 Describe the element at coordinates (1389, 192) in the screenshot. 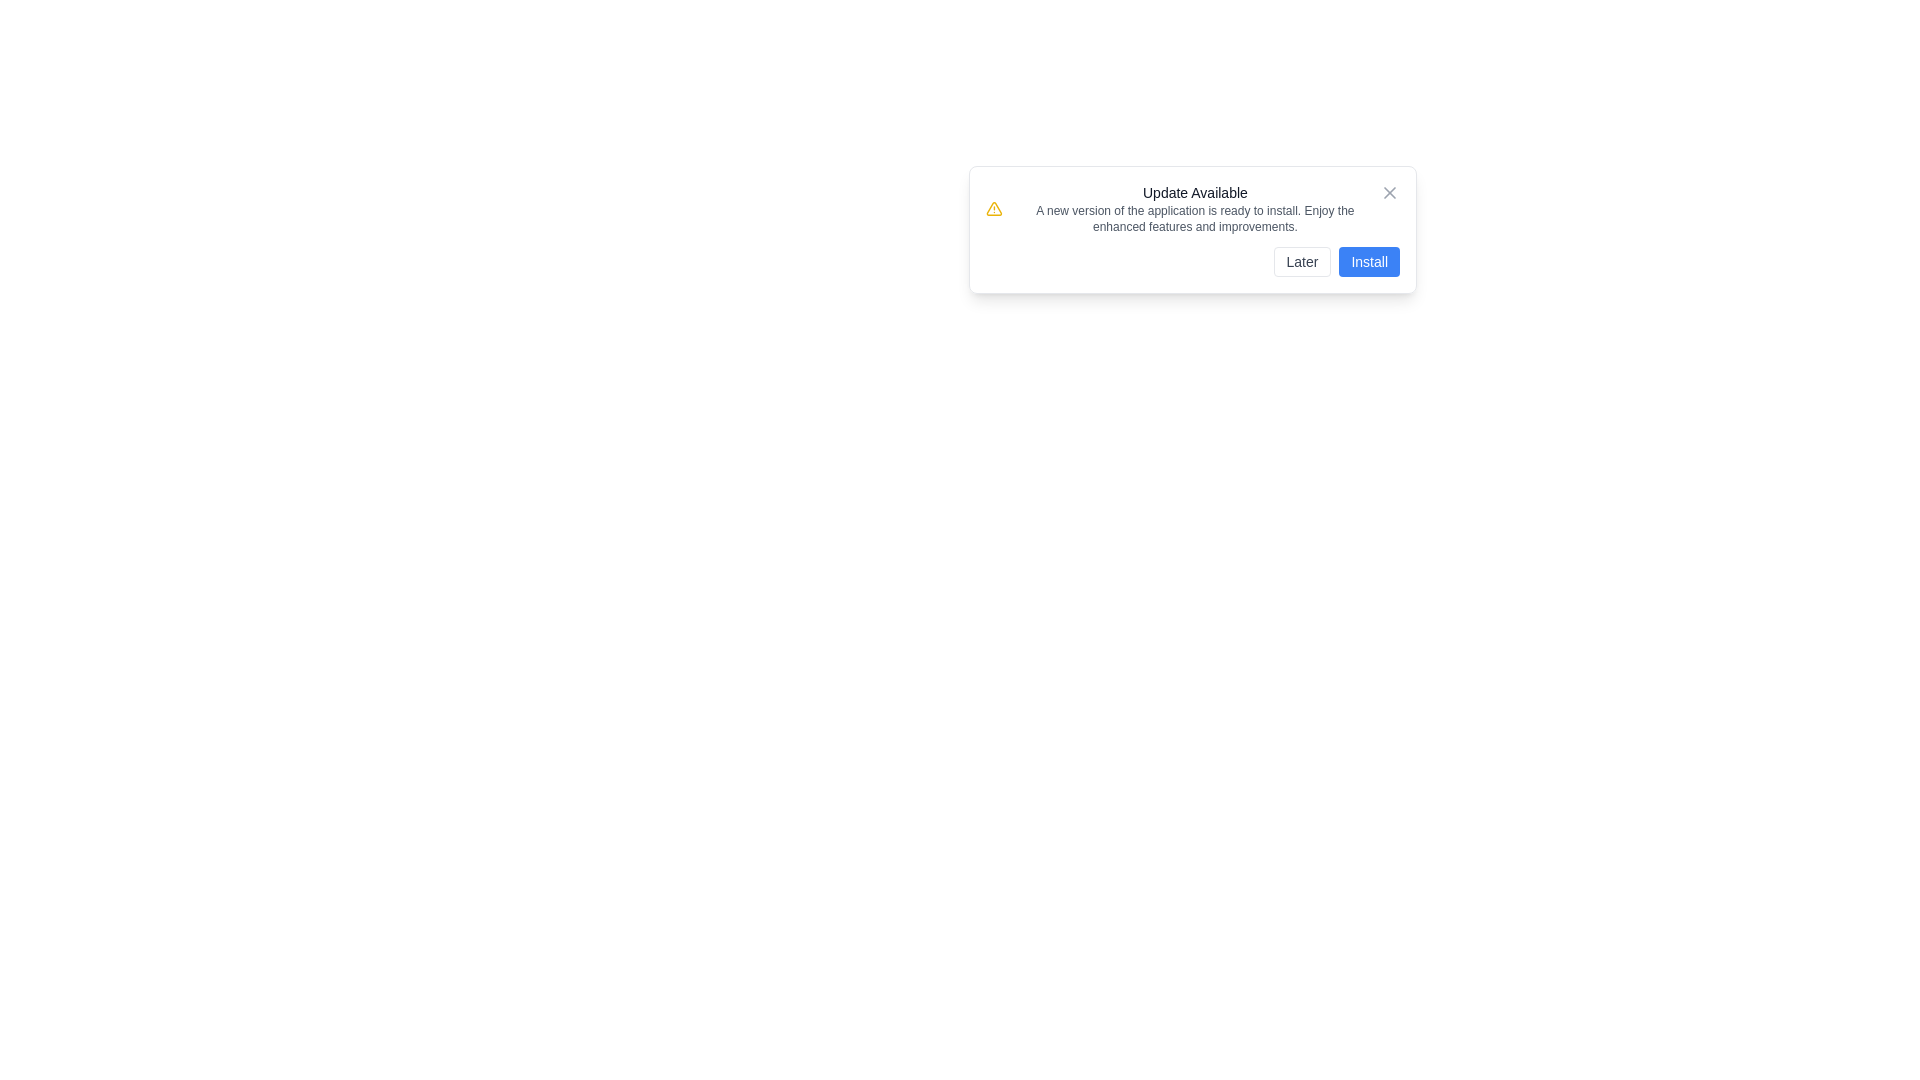

I see `the close button located at the far right of the 'Update Available' notification dialog` at that location.